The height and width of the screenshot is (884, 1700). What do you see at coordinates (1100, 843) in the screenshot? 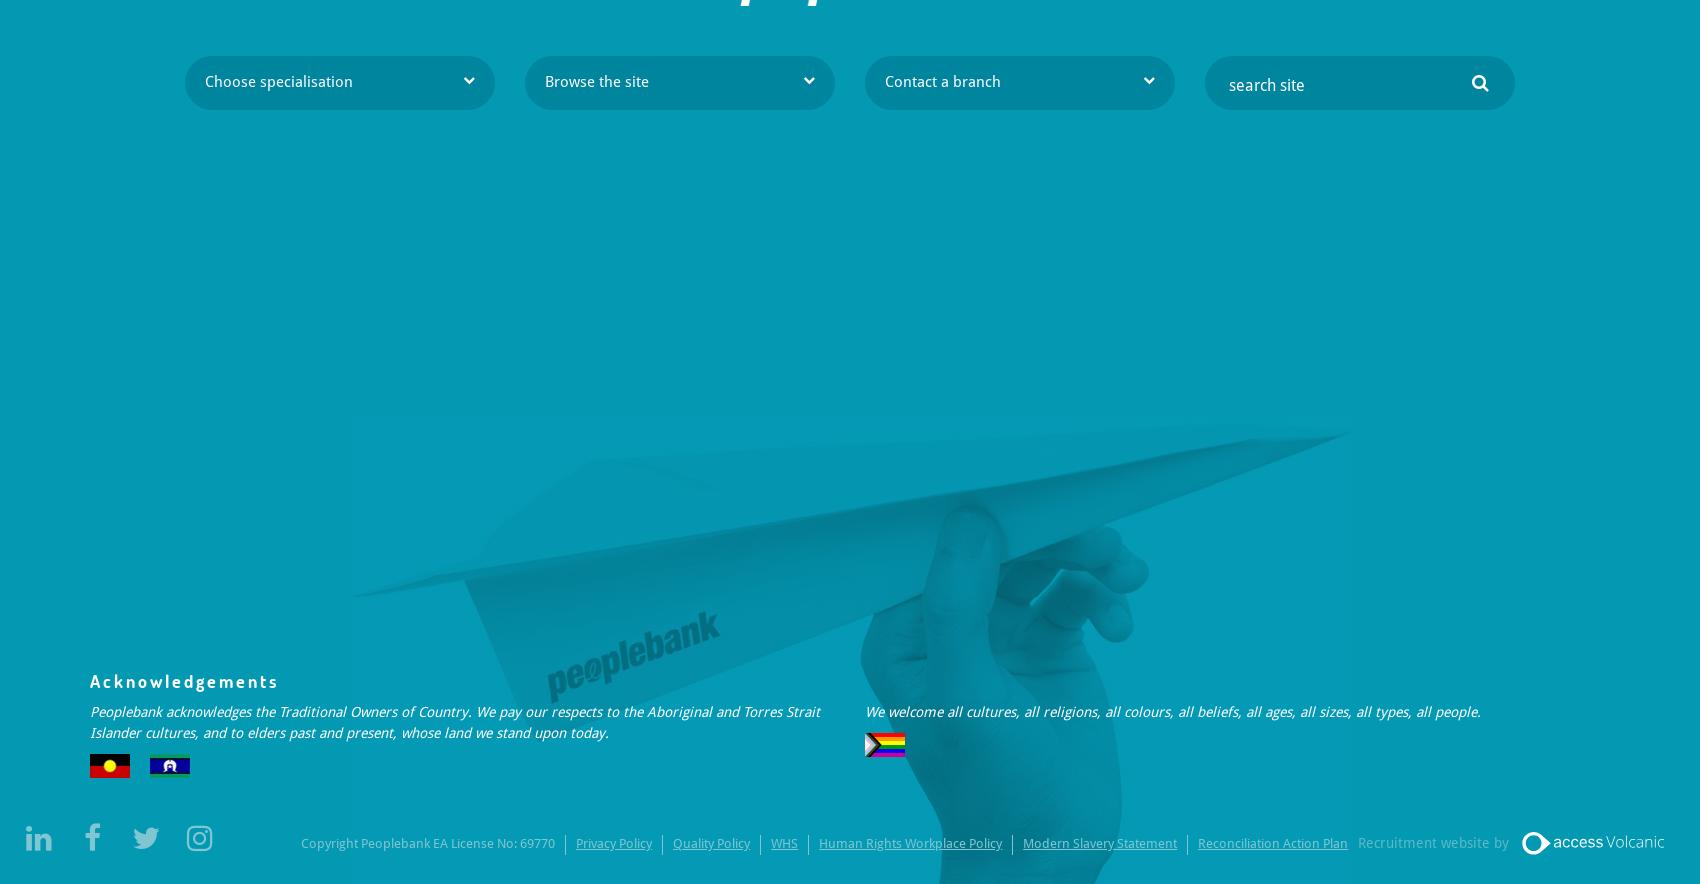
I see `'Modern Slavery Statement'` at bounding box center [1100, 843].